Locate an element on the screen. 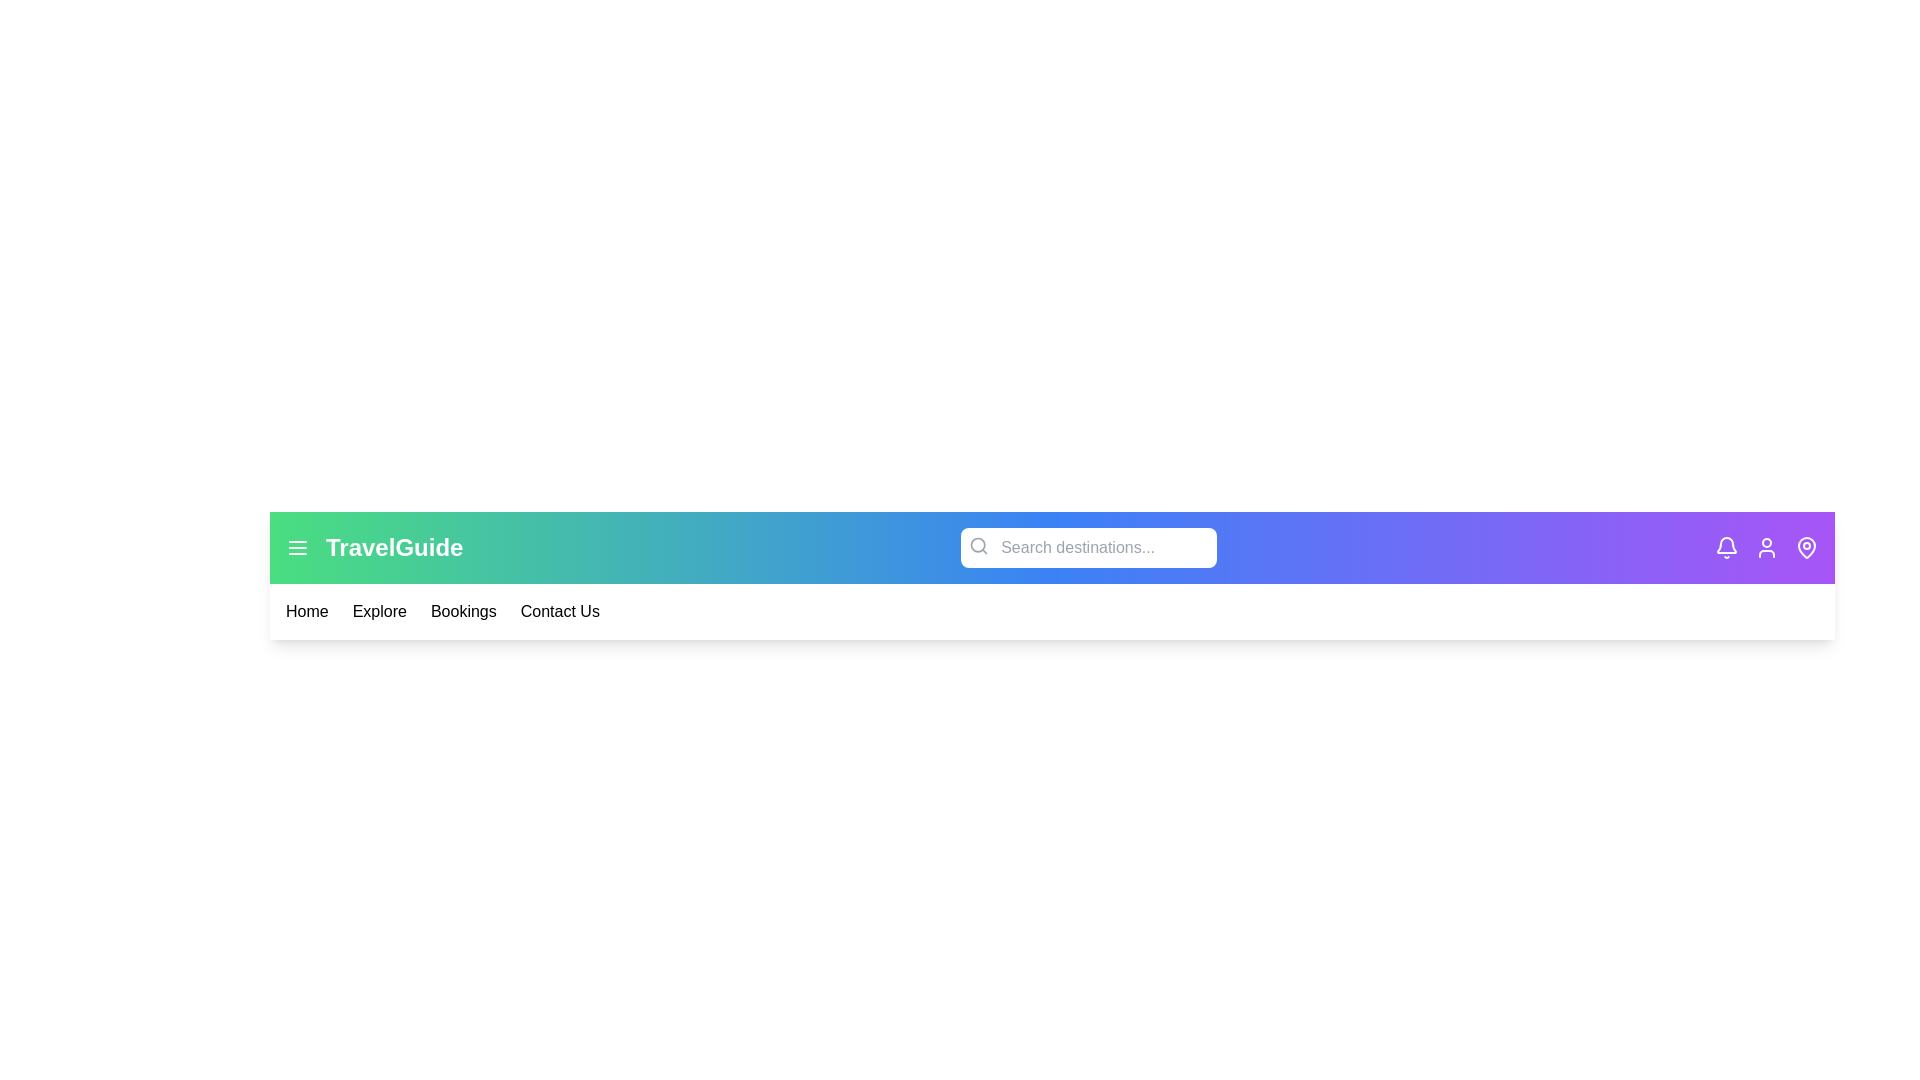  the map pin icon to view location-related features is located at coordinates (1806, 547).